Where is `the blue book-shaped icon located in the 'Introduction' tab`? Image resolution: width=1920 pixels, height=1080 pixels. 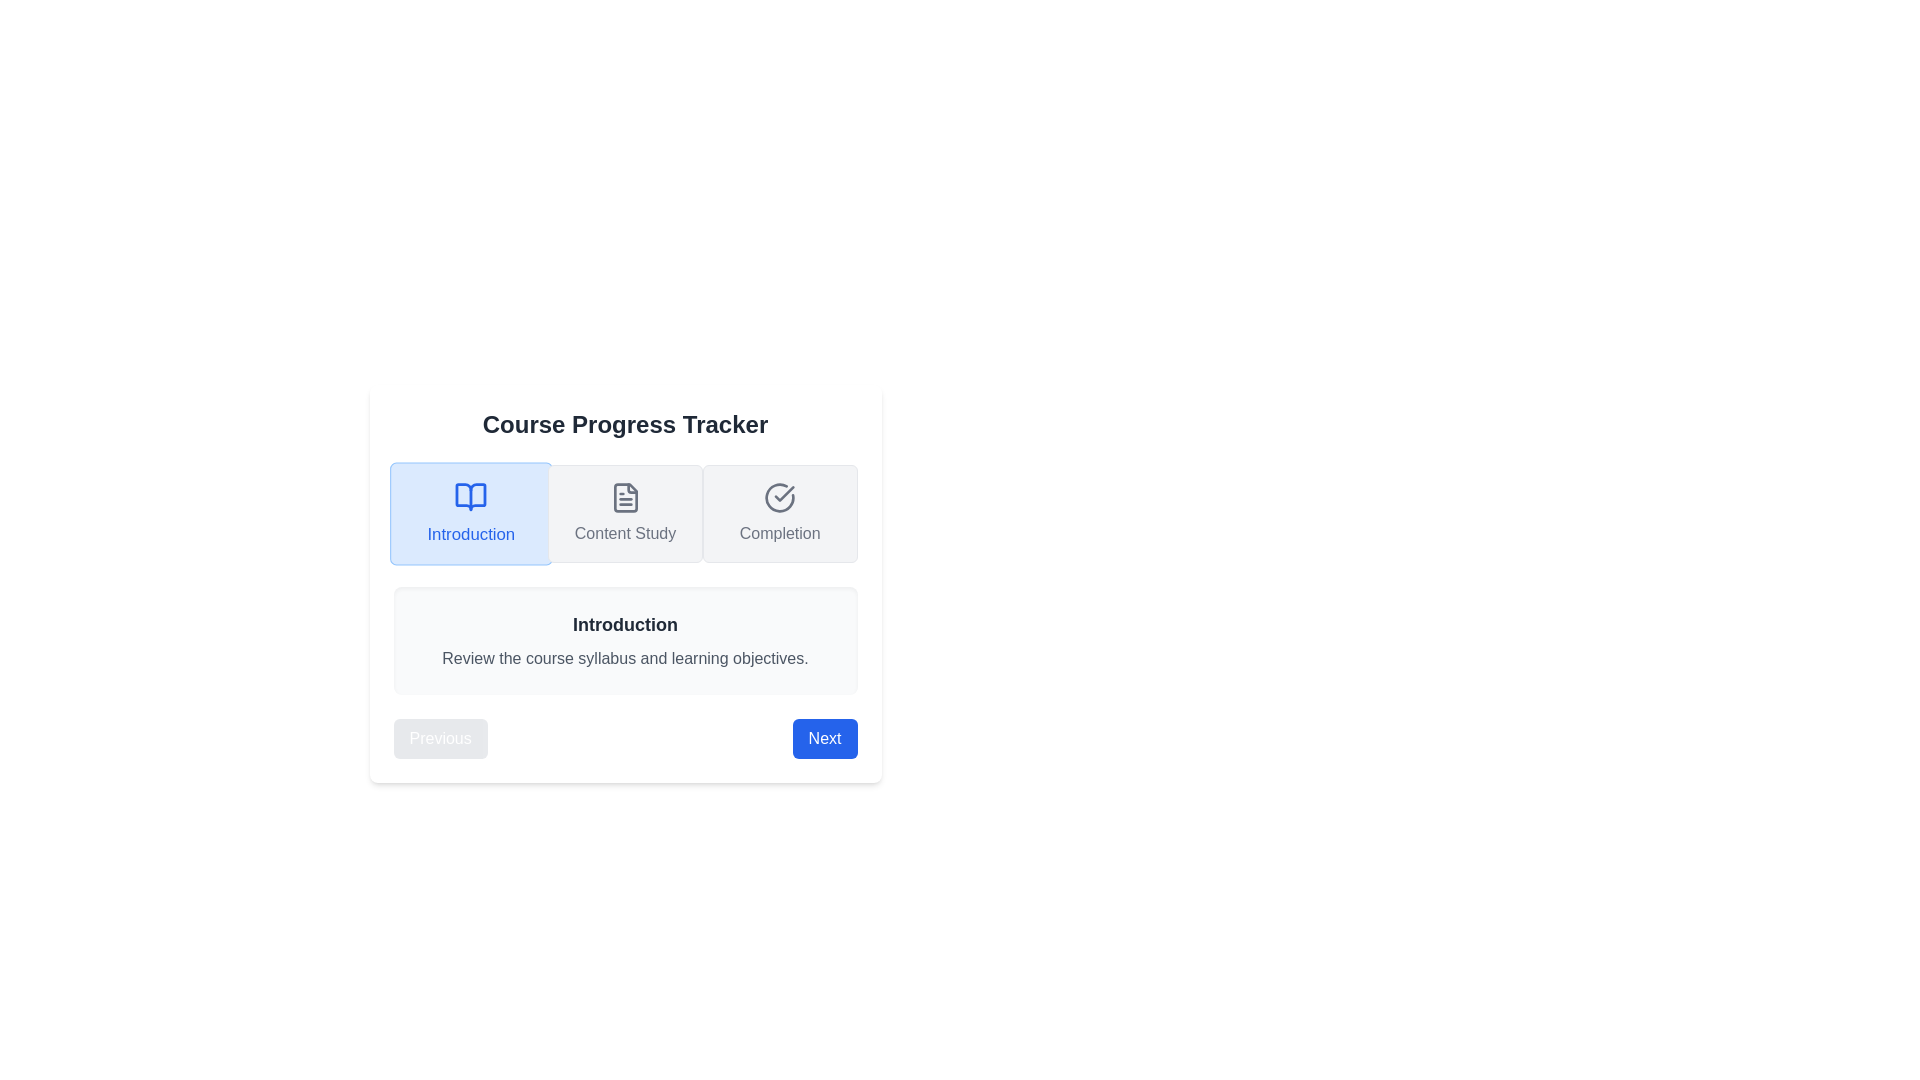
the blue book-shaped icon located in the 'Introduction' tab is located at coordinates (469, 496).